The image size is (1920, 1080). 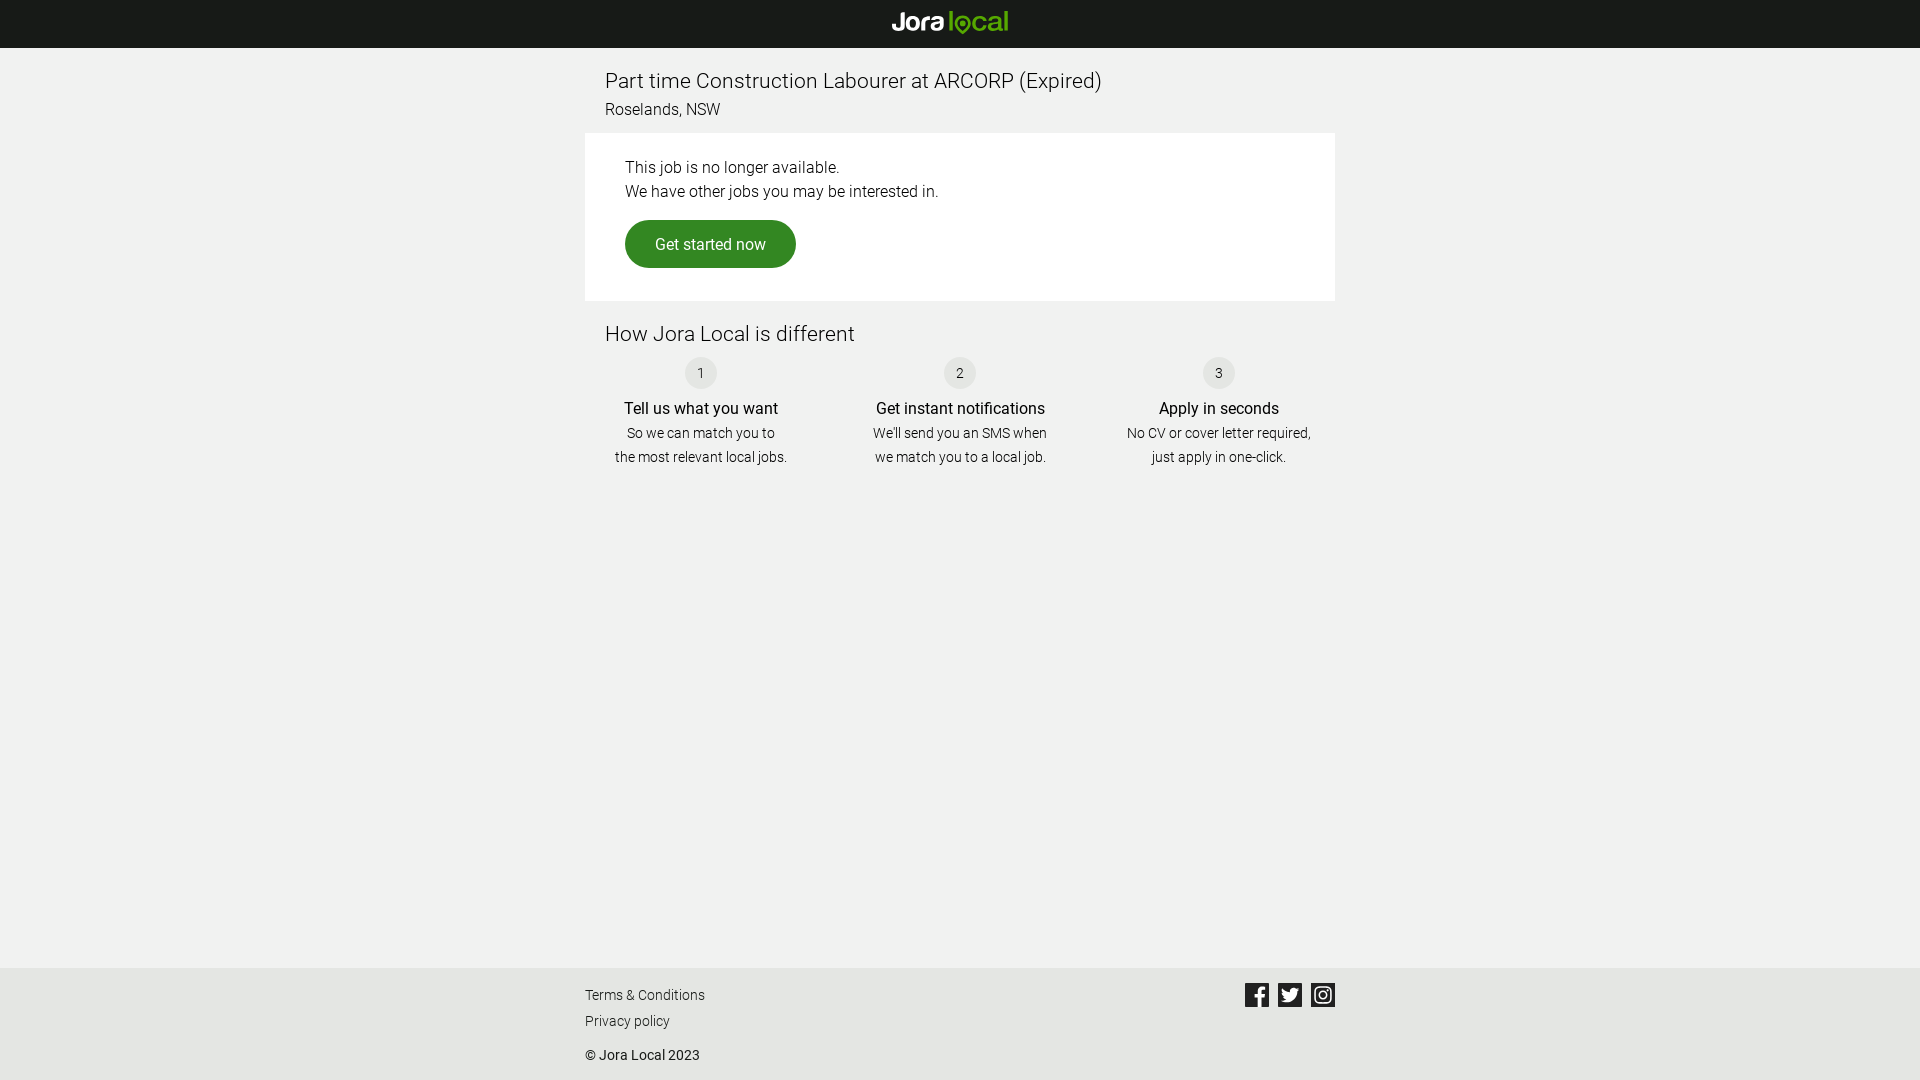 I want to click on 'Instagram', so click(x=1323, y=995).